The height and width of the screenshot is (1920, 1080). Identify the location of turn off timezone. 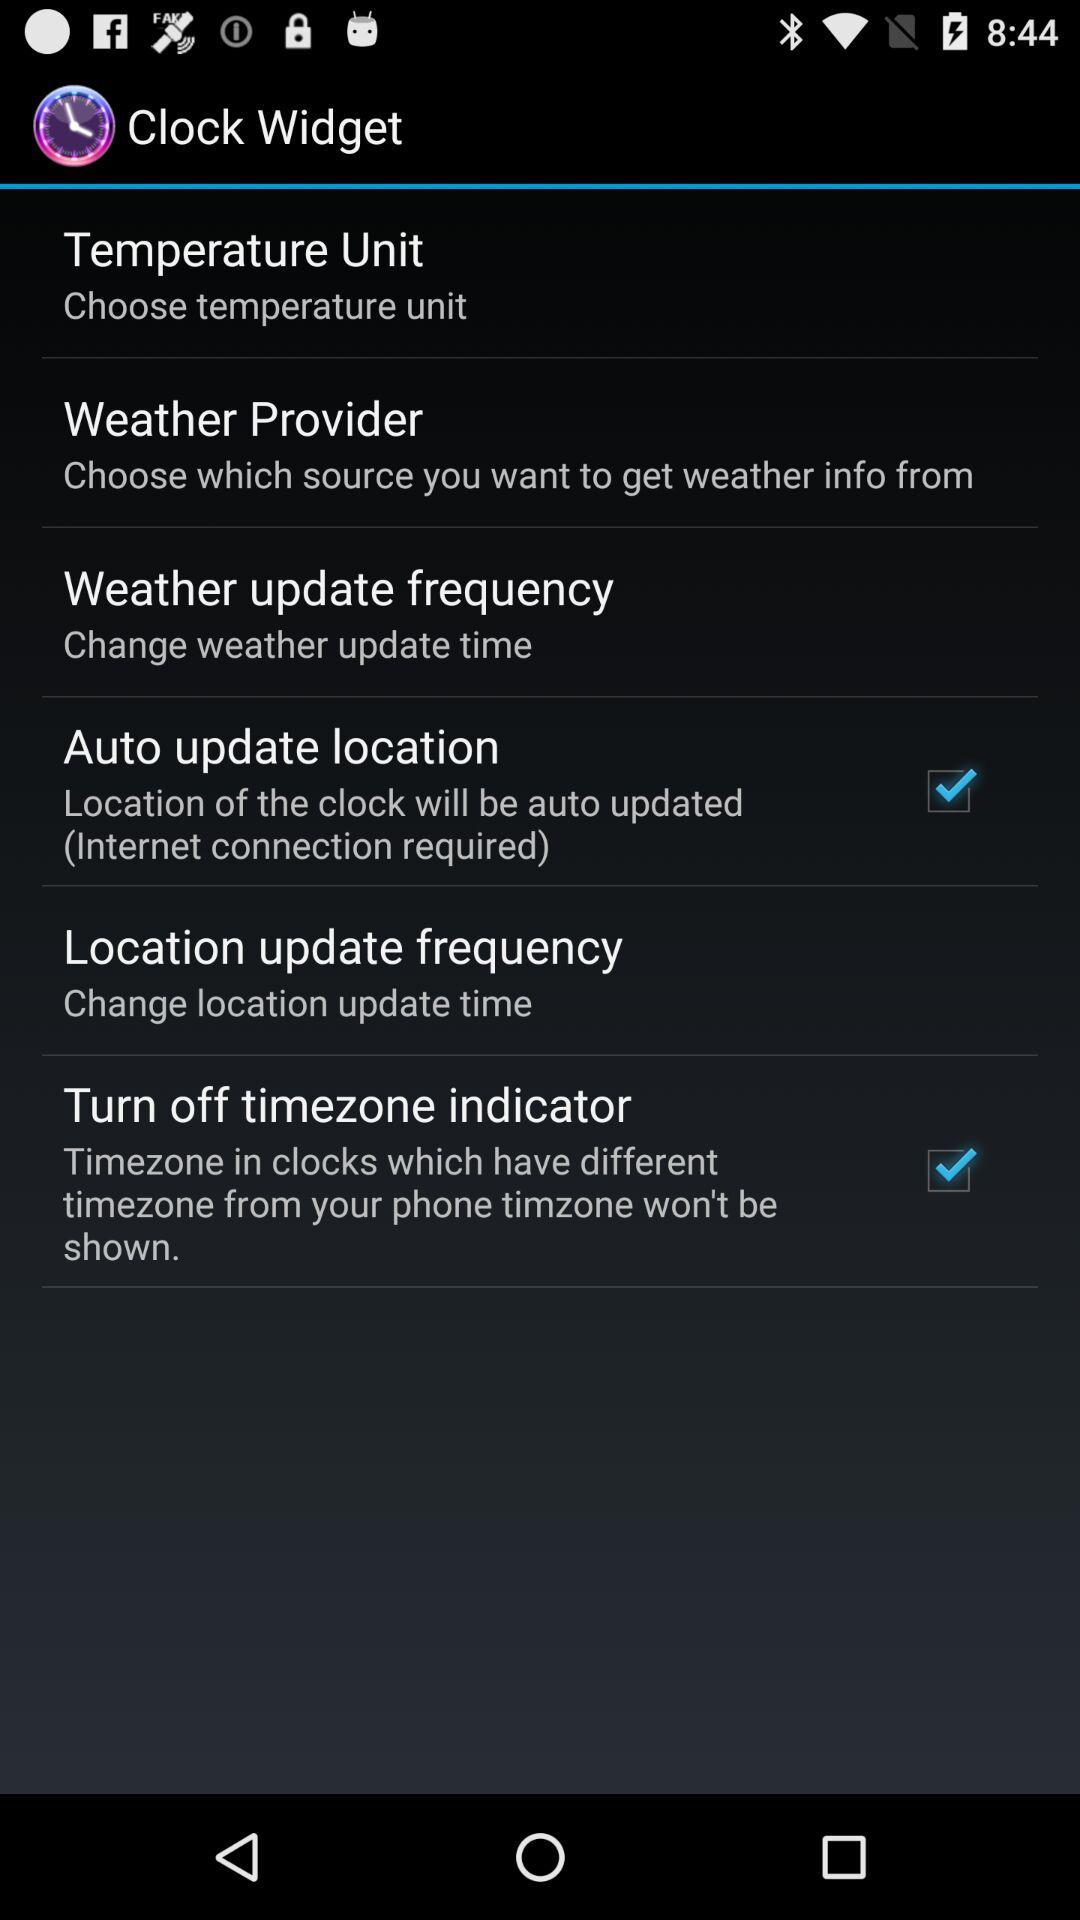
(346, 1102).